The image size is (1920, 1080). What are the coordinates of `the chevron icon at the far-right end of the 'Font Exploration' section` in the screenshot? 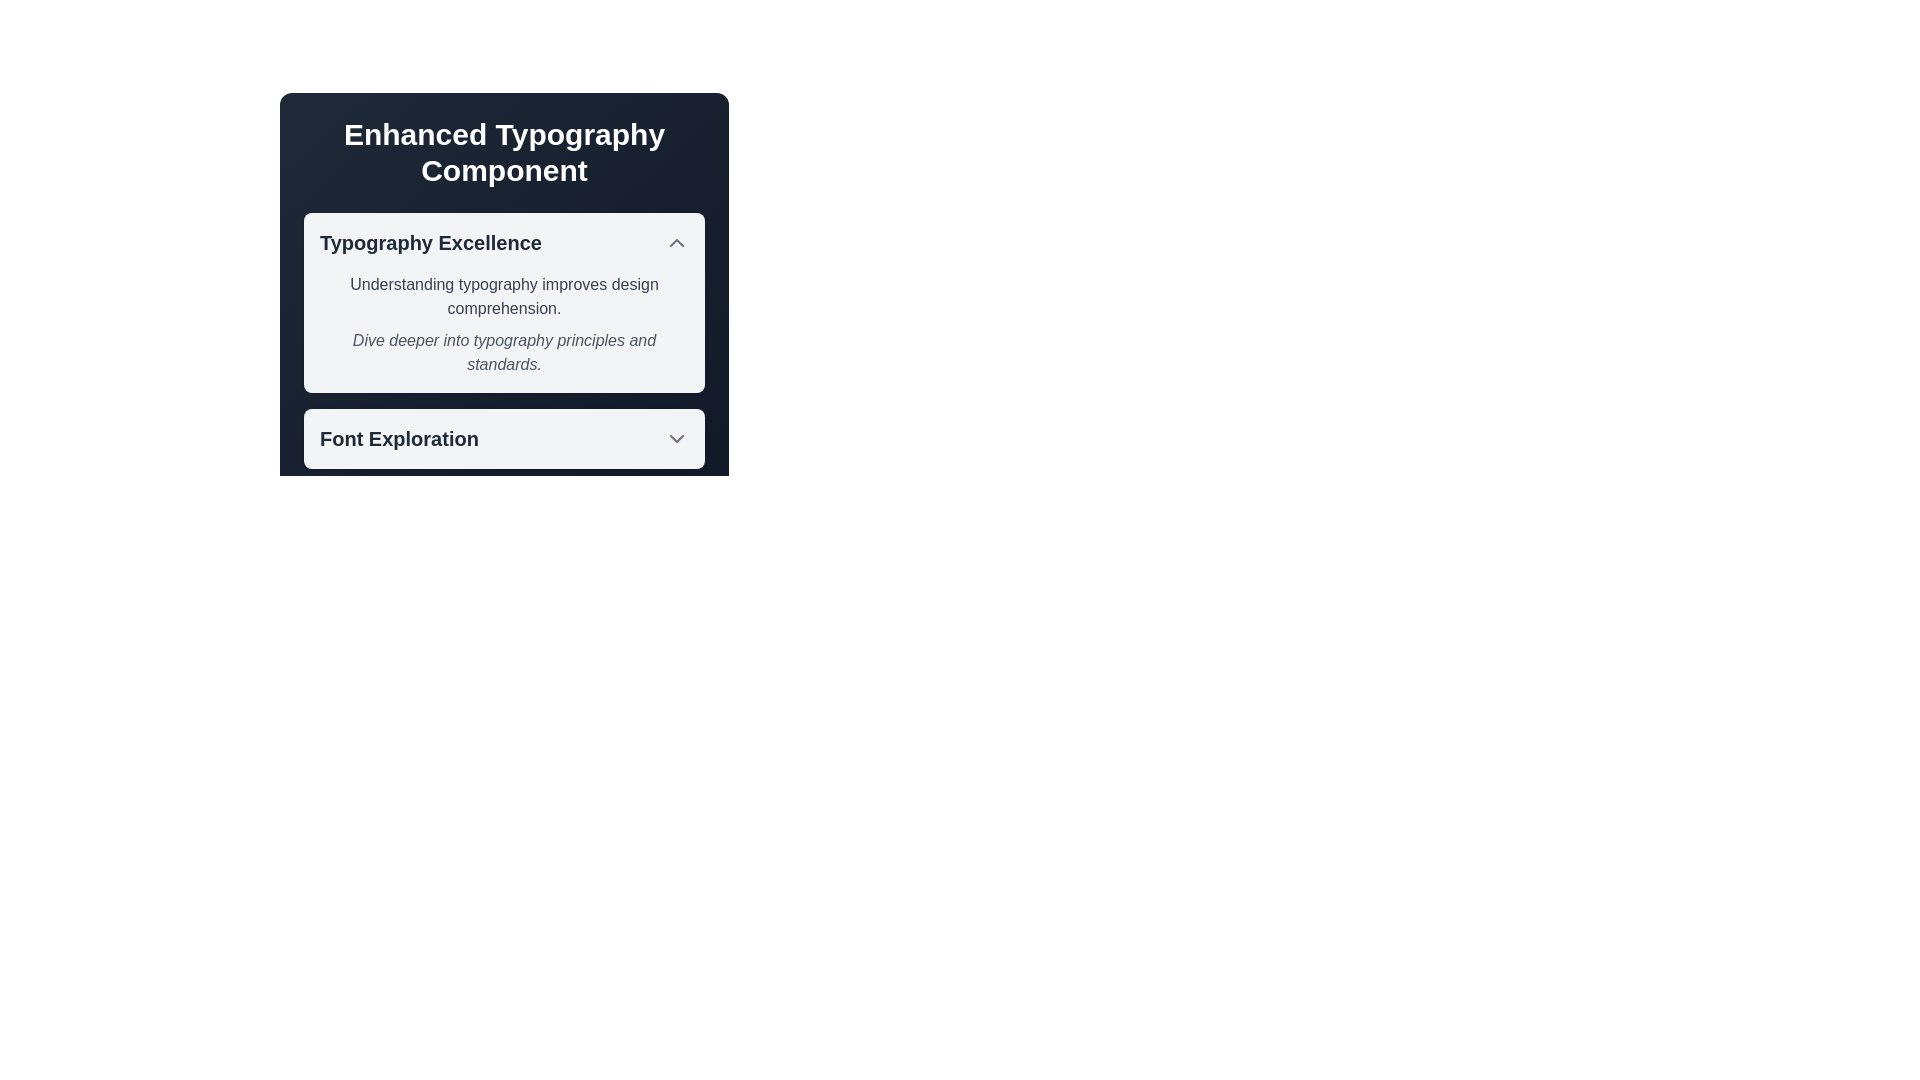 It's located at (676, 438).